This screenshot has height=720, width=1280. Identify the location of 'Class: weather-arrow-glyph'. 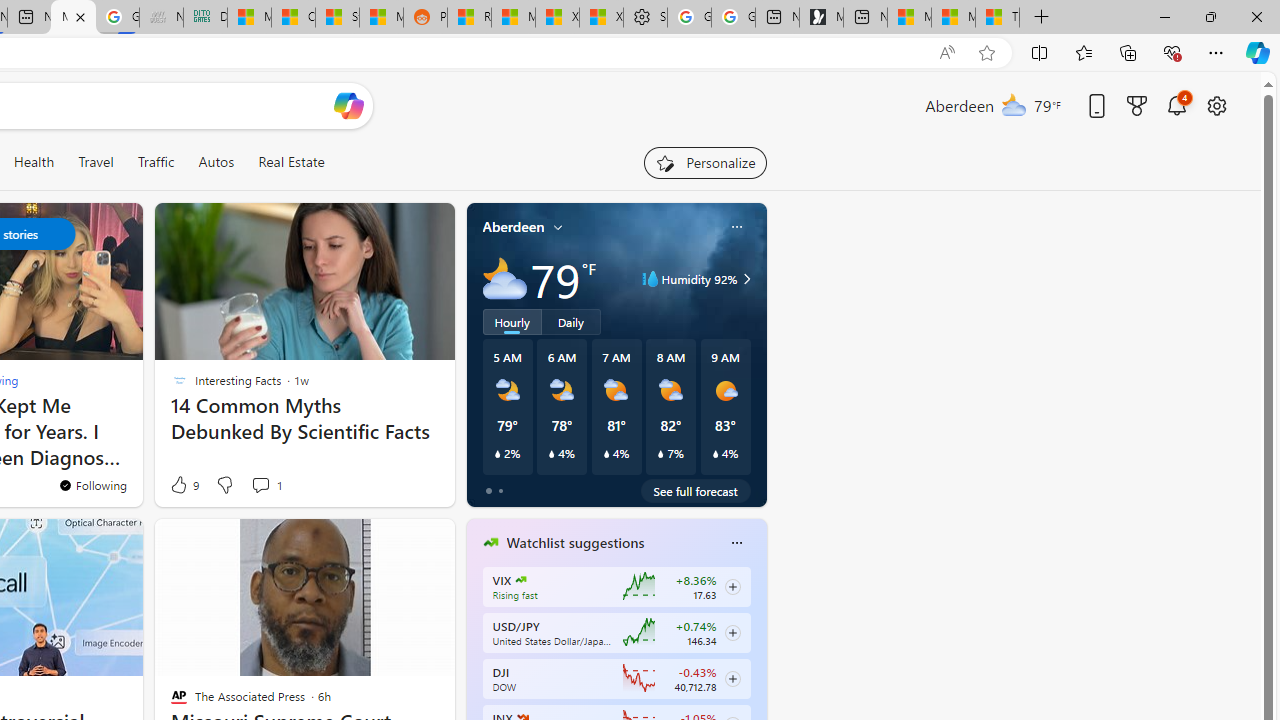
(745, 279).